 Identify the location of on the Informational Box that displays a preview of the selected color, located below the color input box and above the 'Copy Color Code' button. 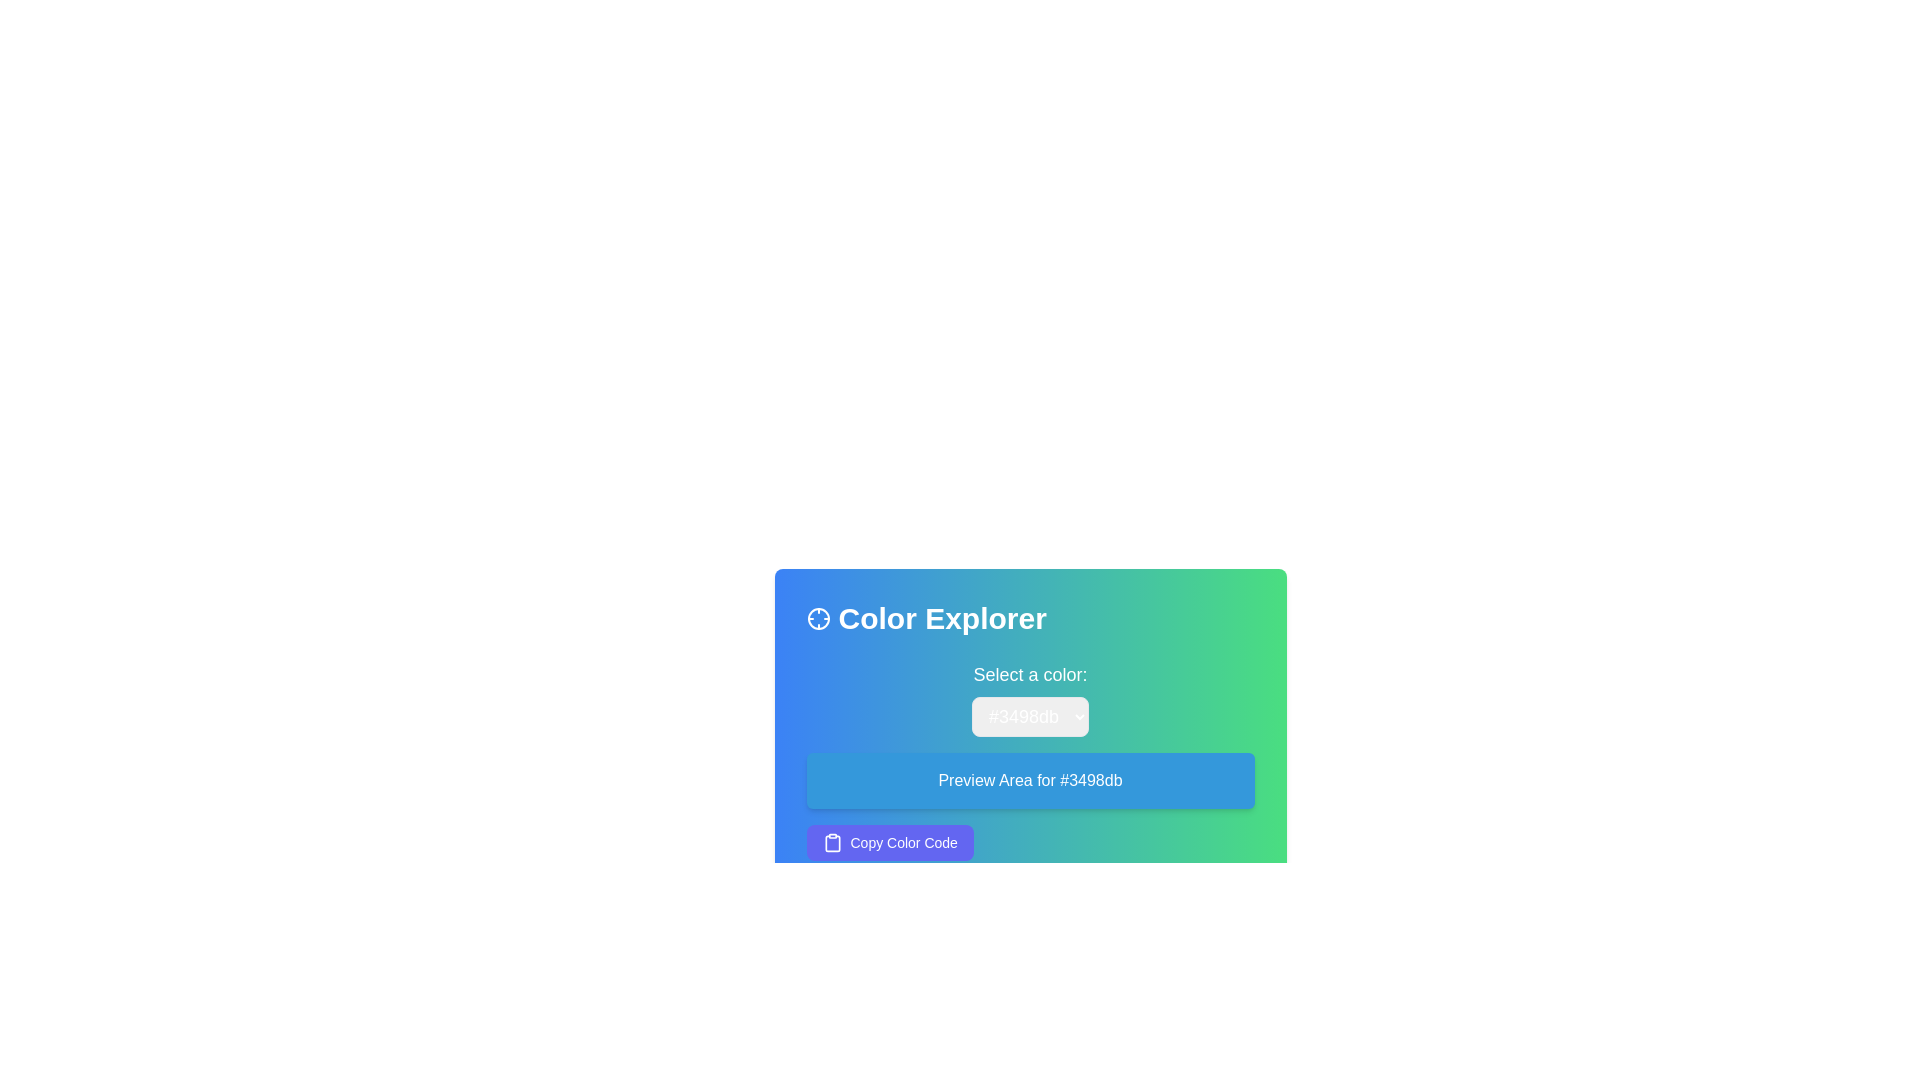
(1030, 760).